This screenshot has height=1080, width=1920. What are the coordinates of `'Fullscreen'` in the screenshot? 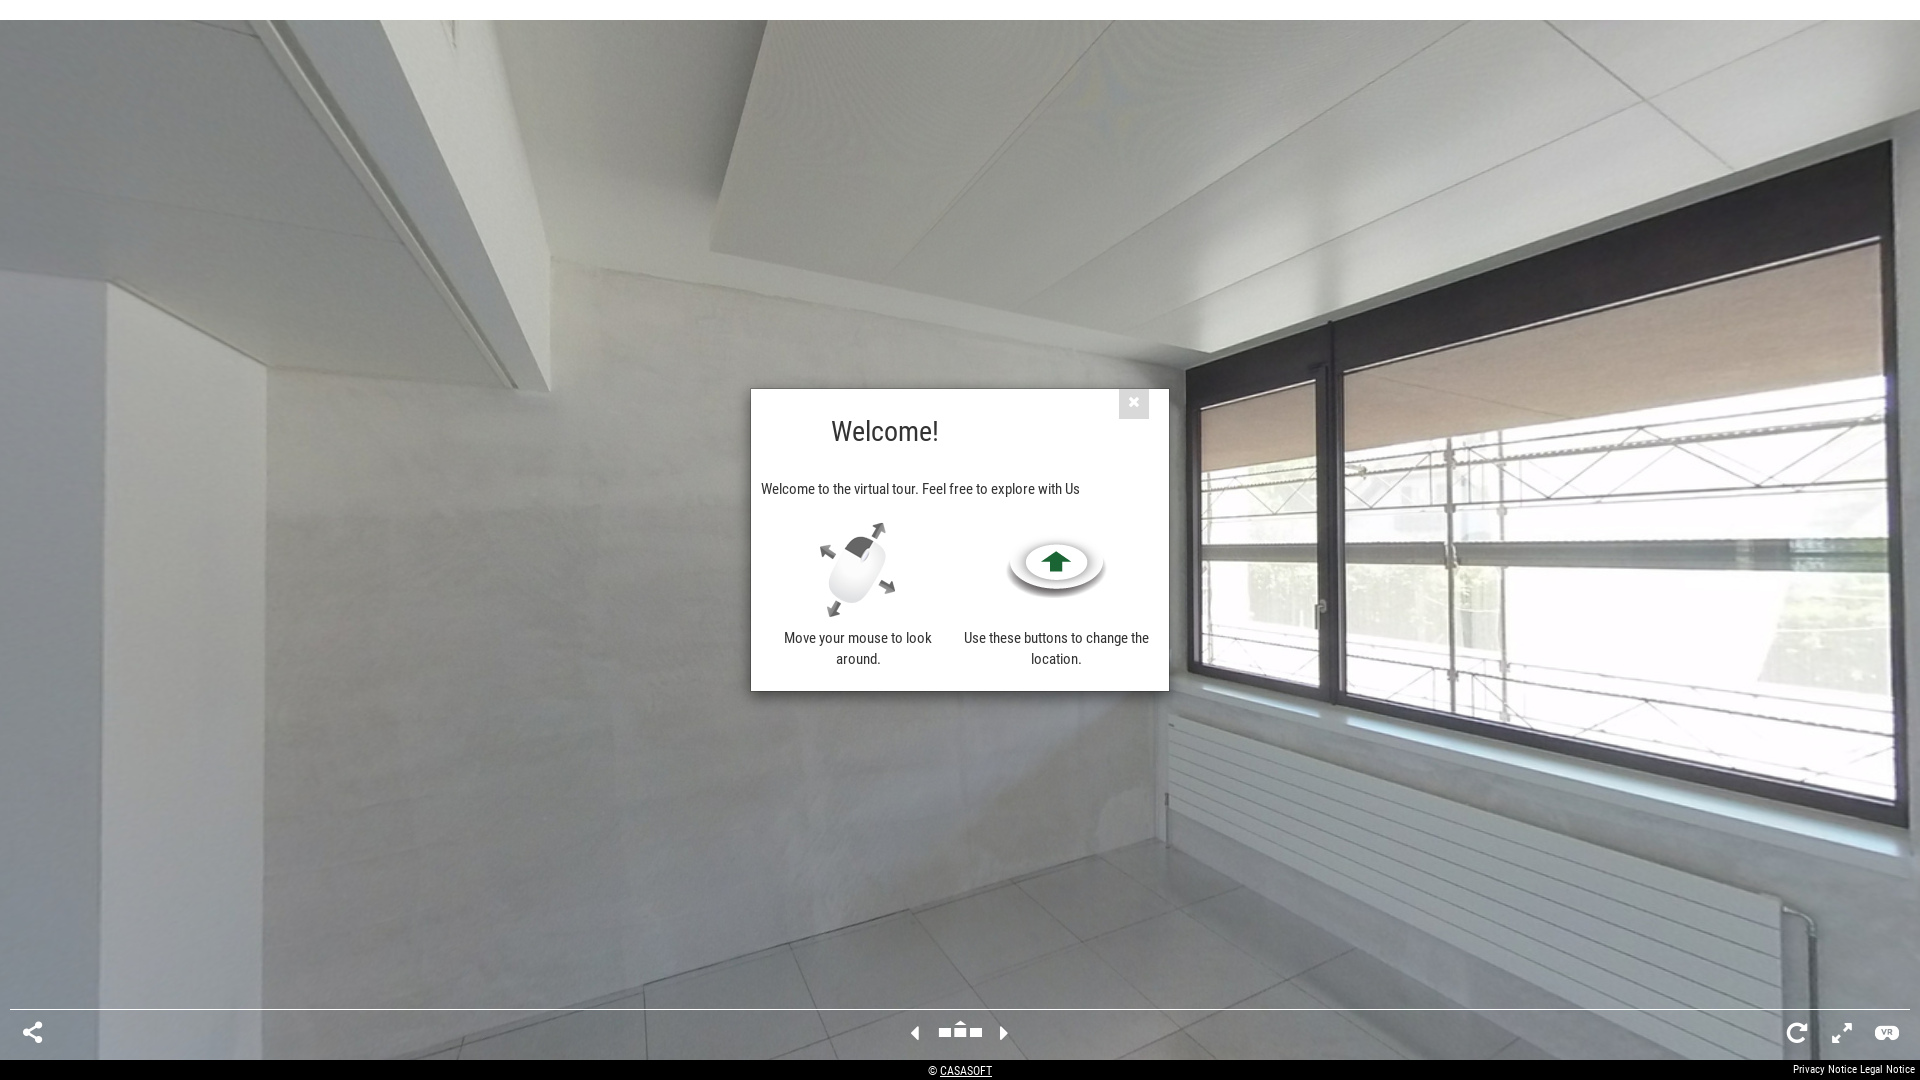 It's located at (1841, 1033).